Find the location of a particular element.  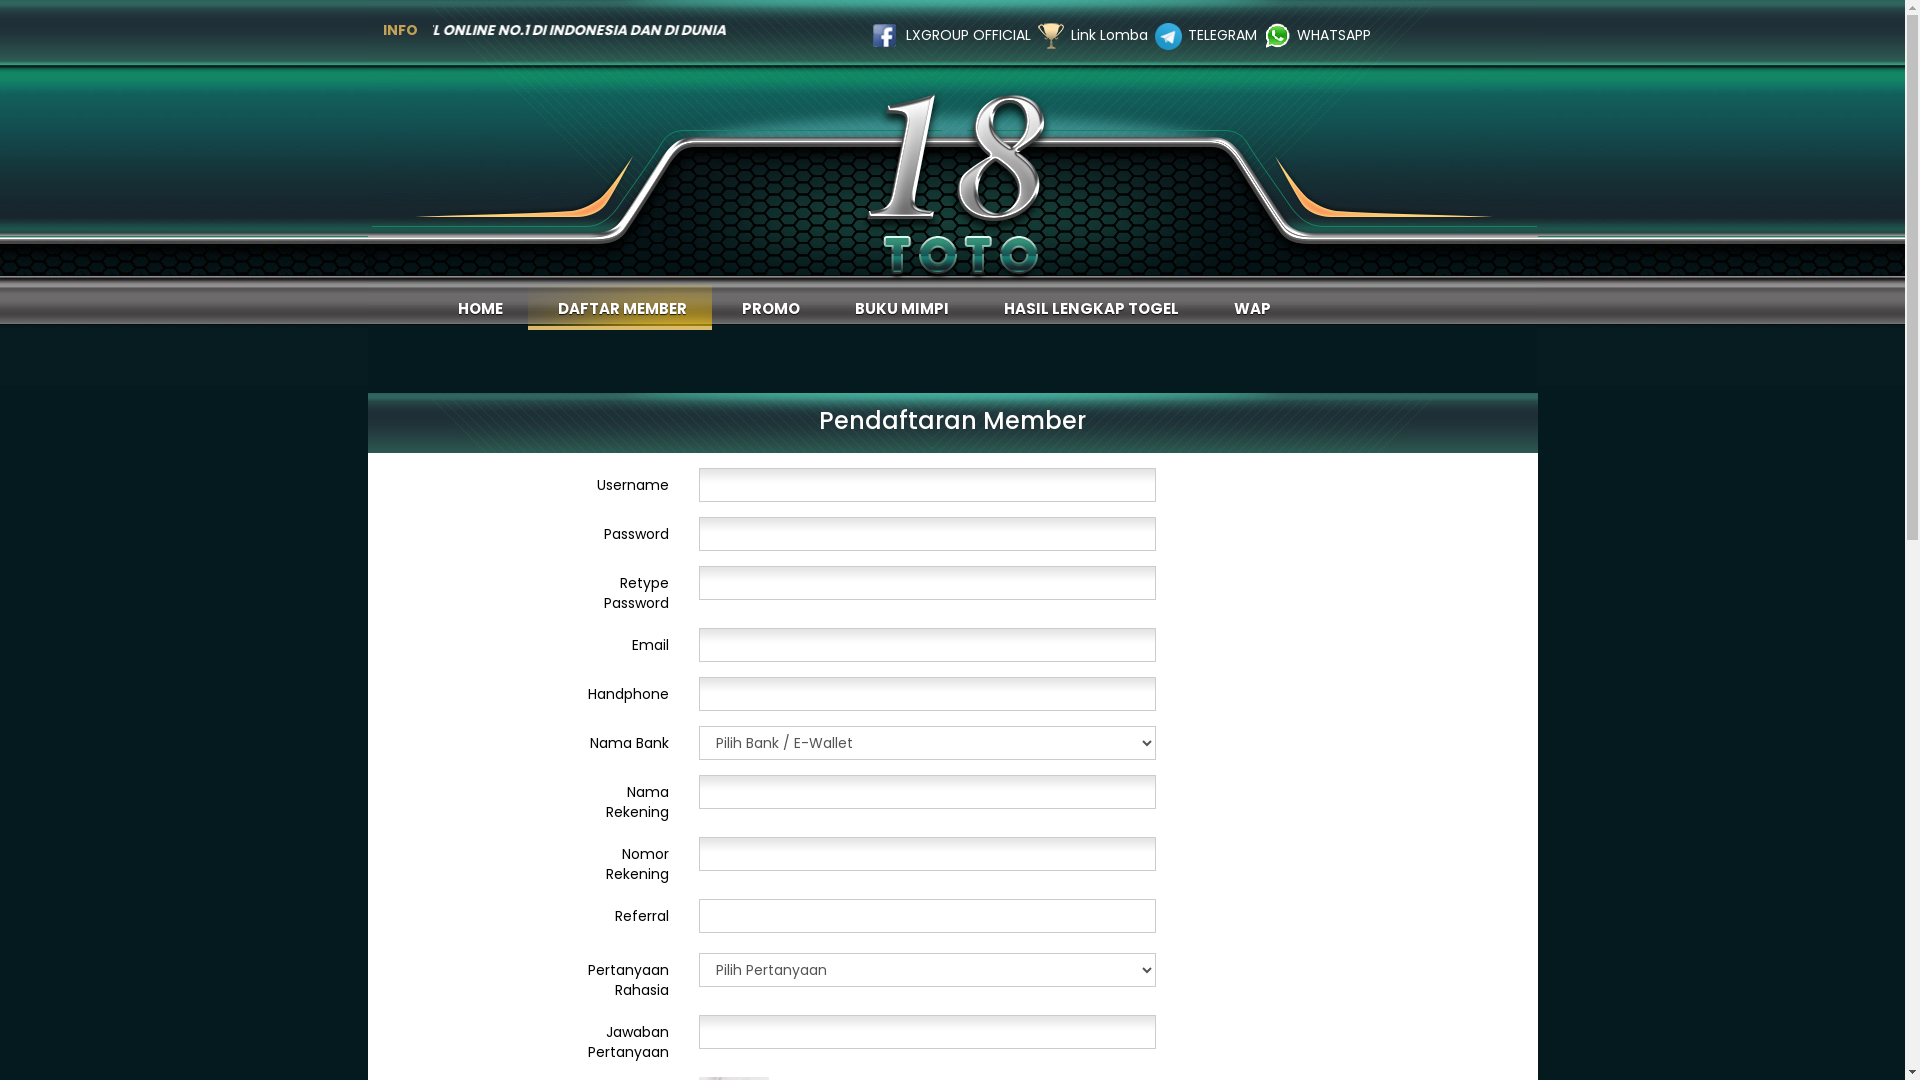

'Link Lomba' is located at coordinates (1069, 34).